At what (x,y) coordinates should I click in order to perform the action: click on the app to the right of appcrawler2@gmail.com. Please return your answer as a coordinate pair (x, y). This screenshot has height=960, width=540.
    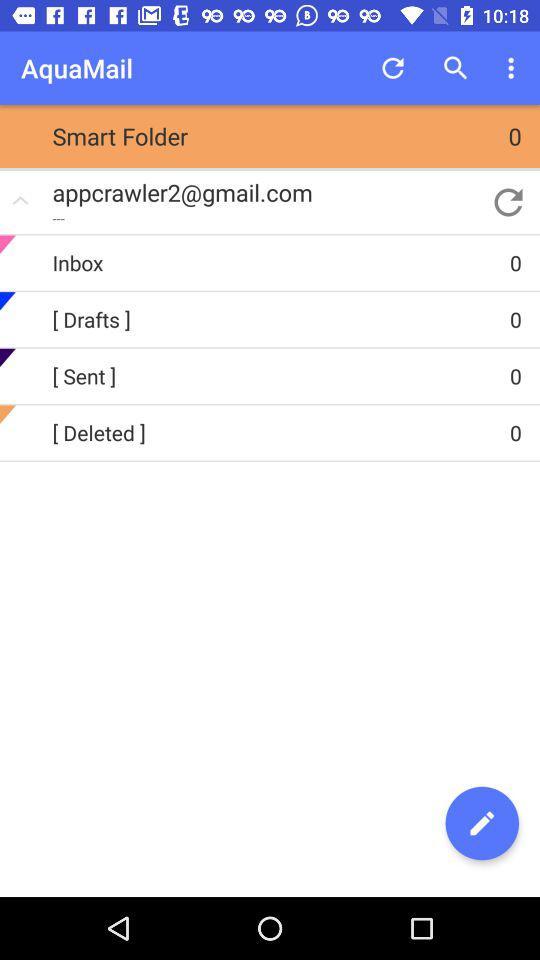
    Looking at the image, I should click on (508, 202).